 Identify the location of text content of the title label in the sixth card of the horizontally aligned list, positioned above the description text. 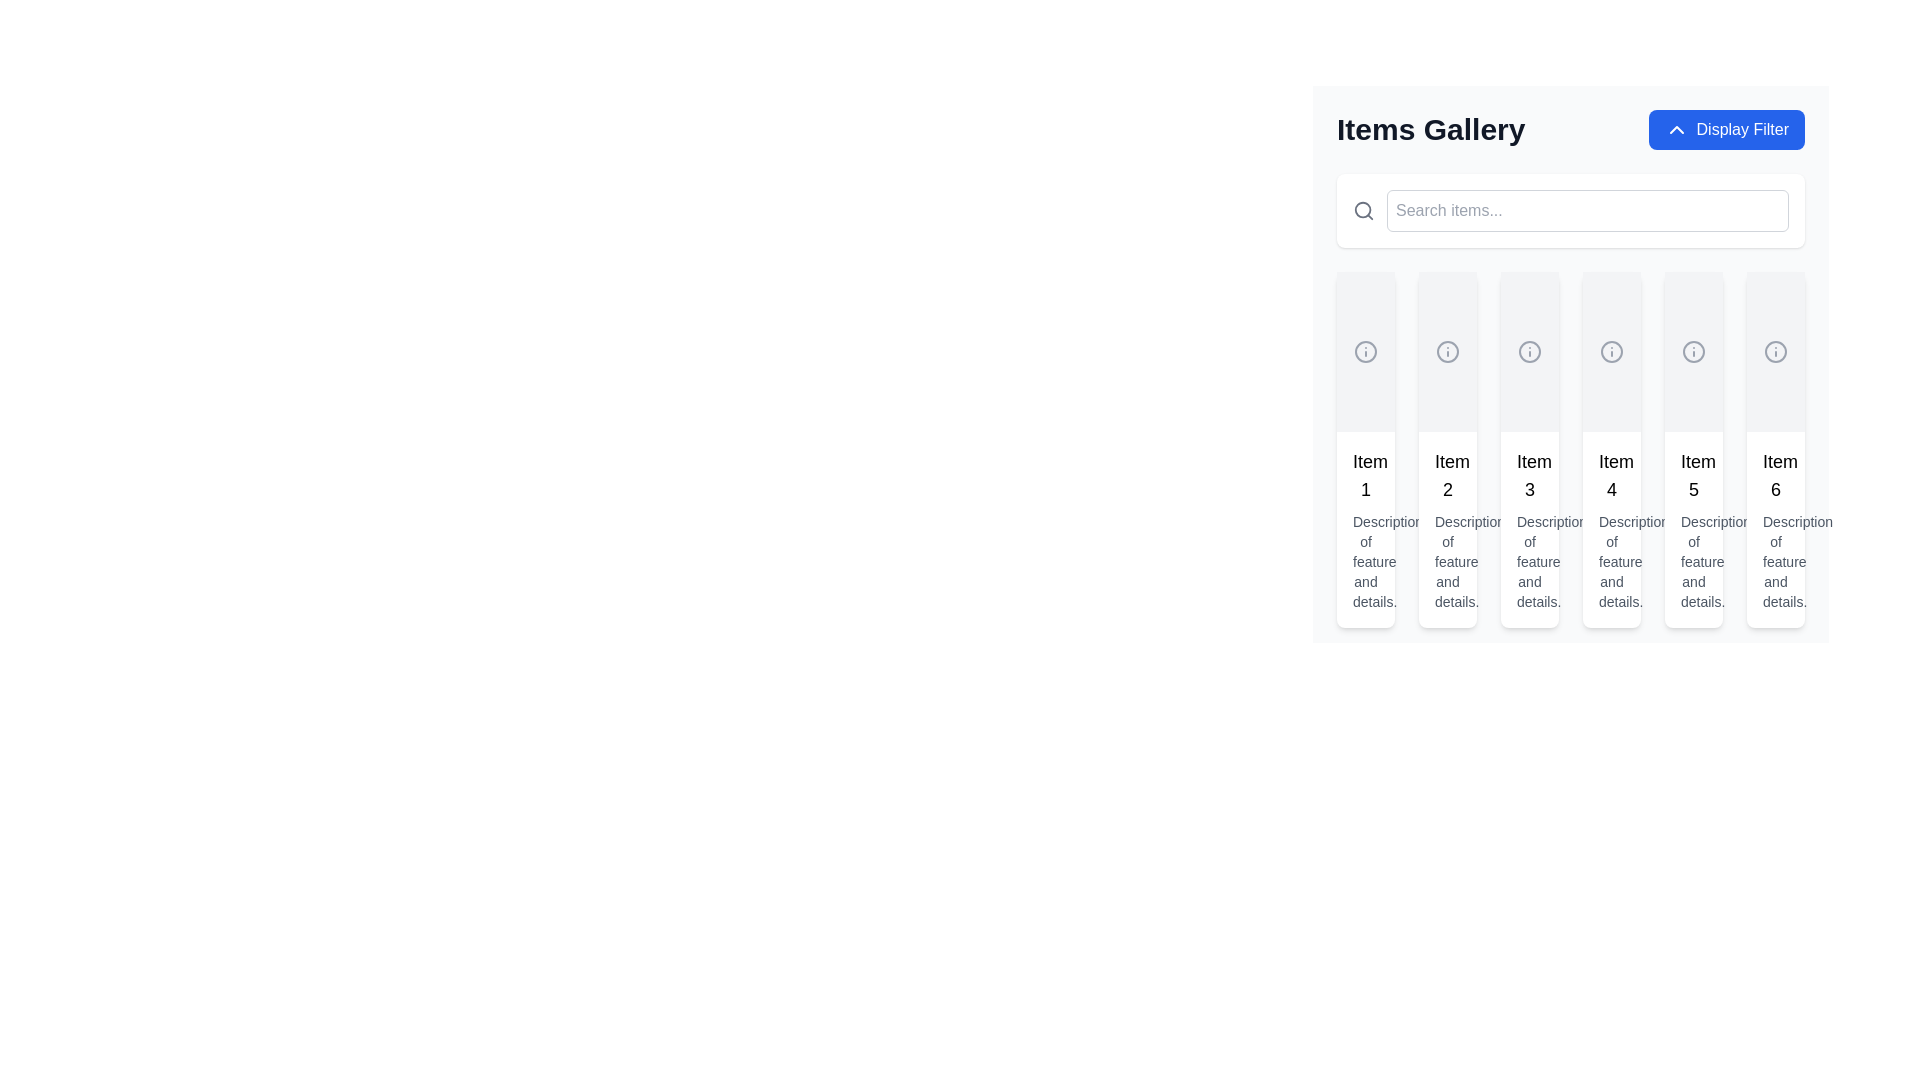
(1776, 475).